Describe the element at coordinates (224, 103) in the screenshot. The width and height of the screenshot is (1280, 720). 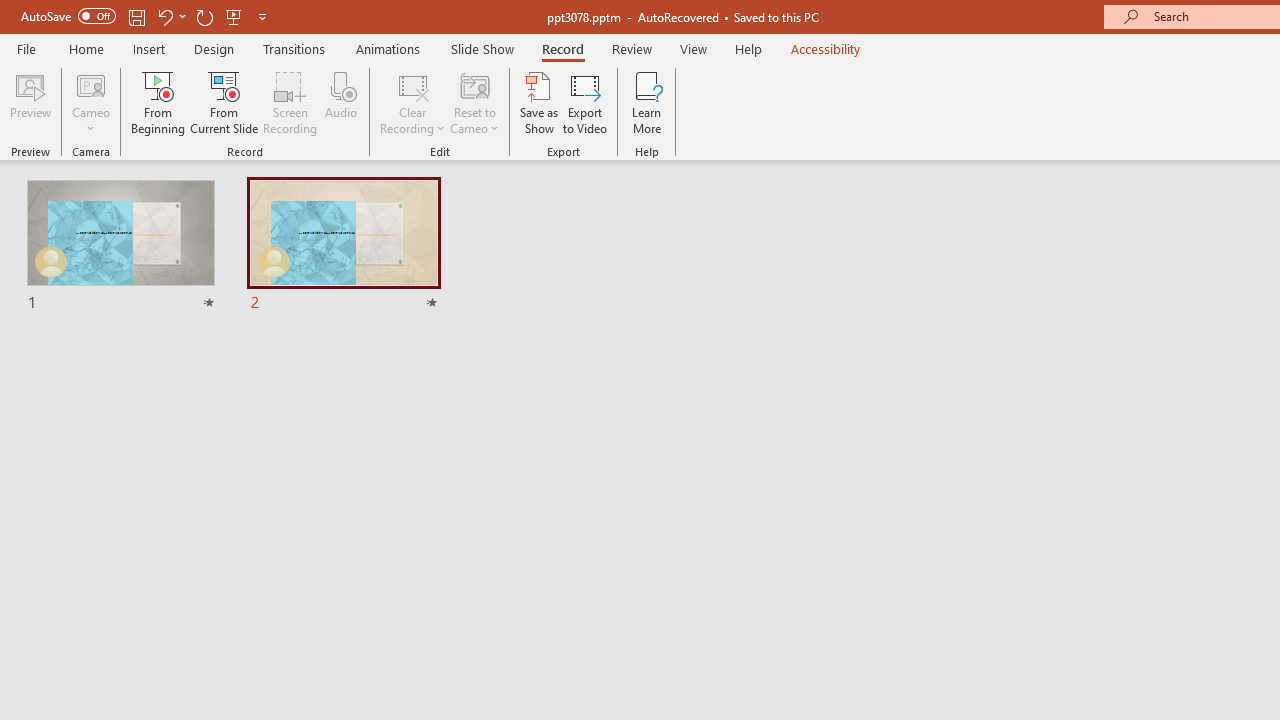
I see `'From Current Slide...'` at that location.